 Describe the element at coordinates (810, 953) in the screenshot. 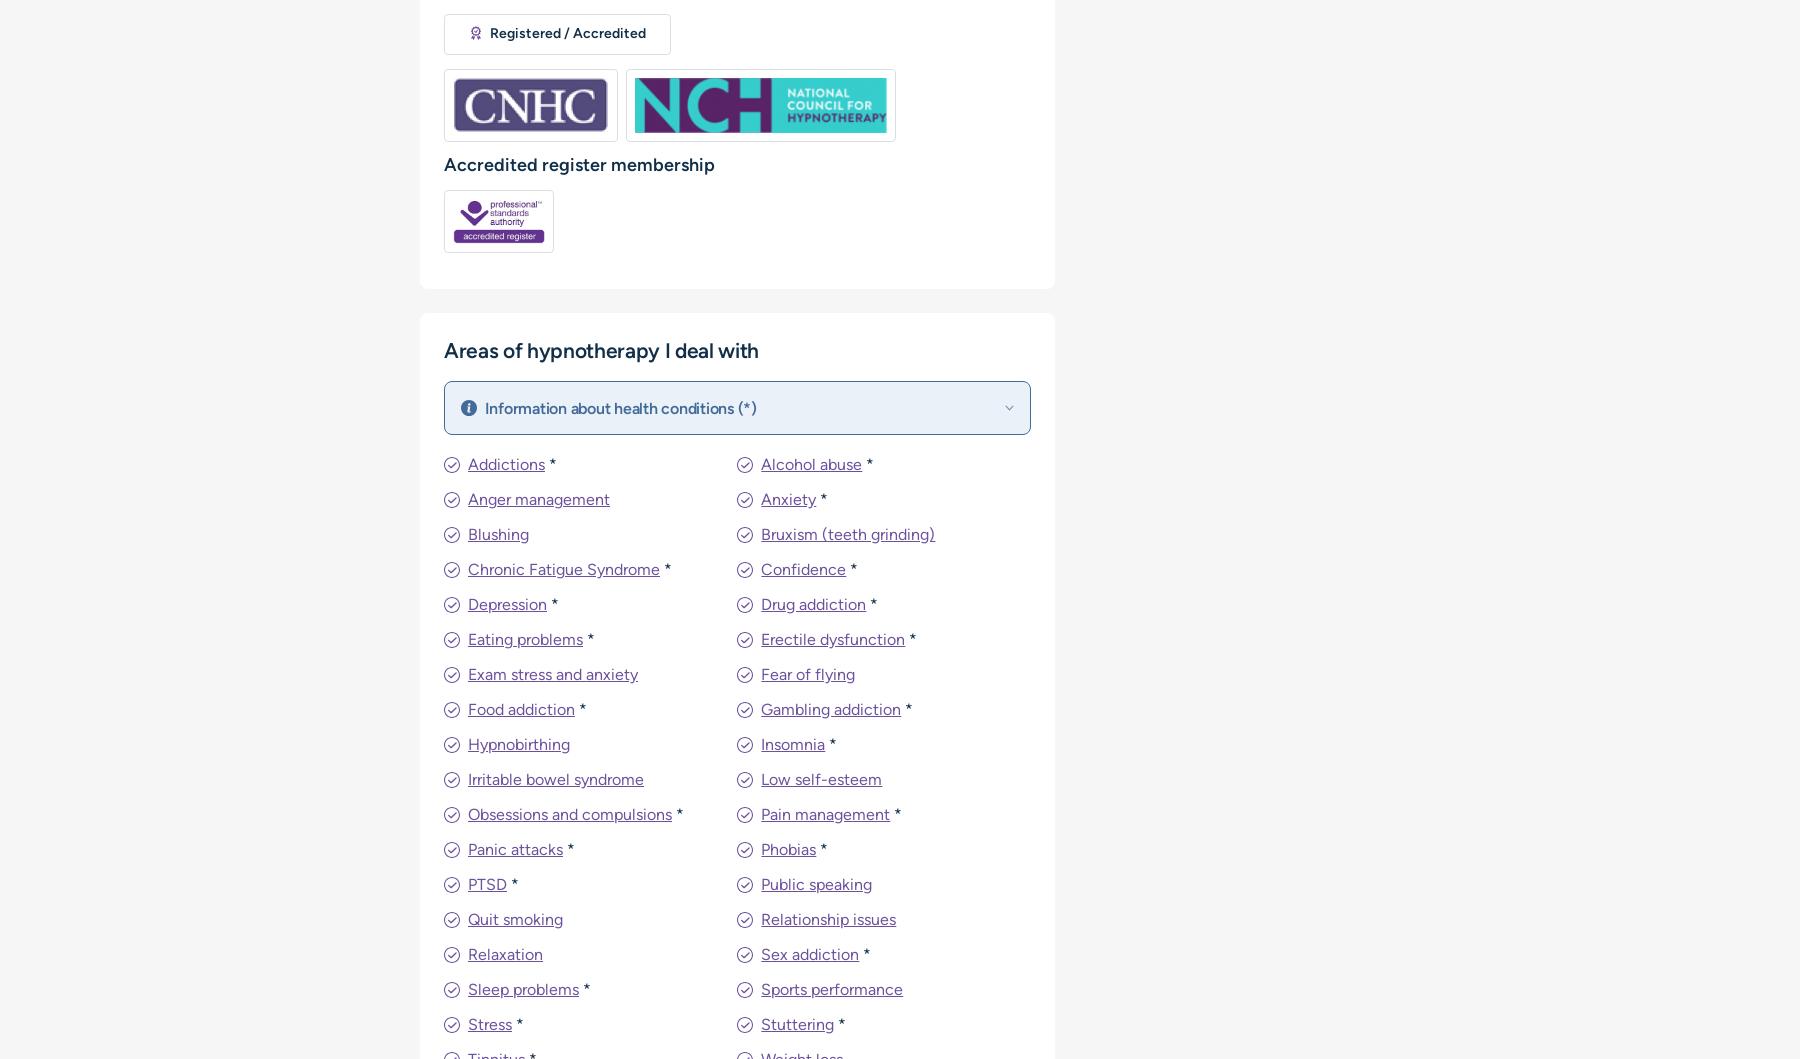

I see `'Sex addiction'` at that location.